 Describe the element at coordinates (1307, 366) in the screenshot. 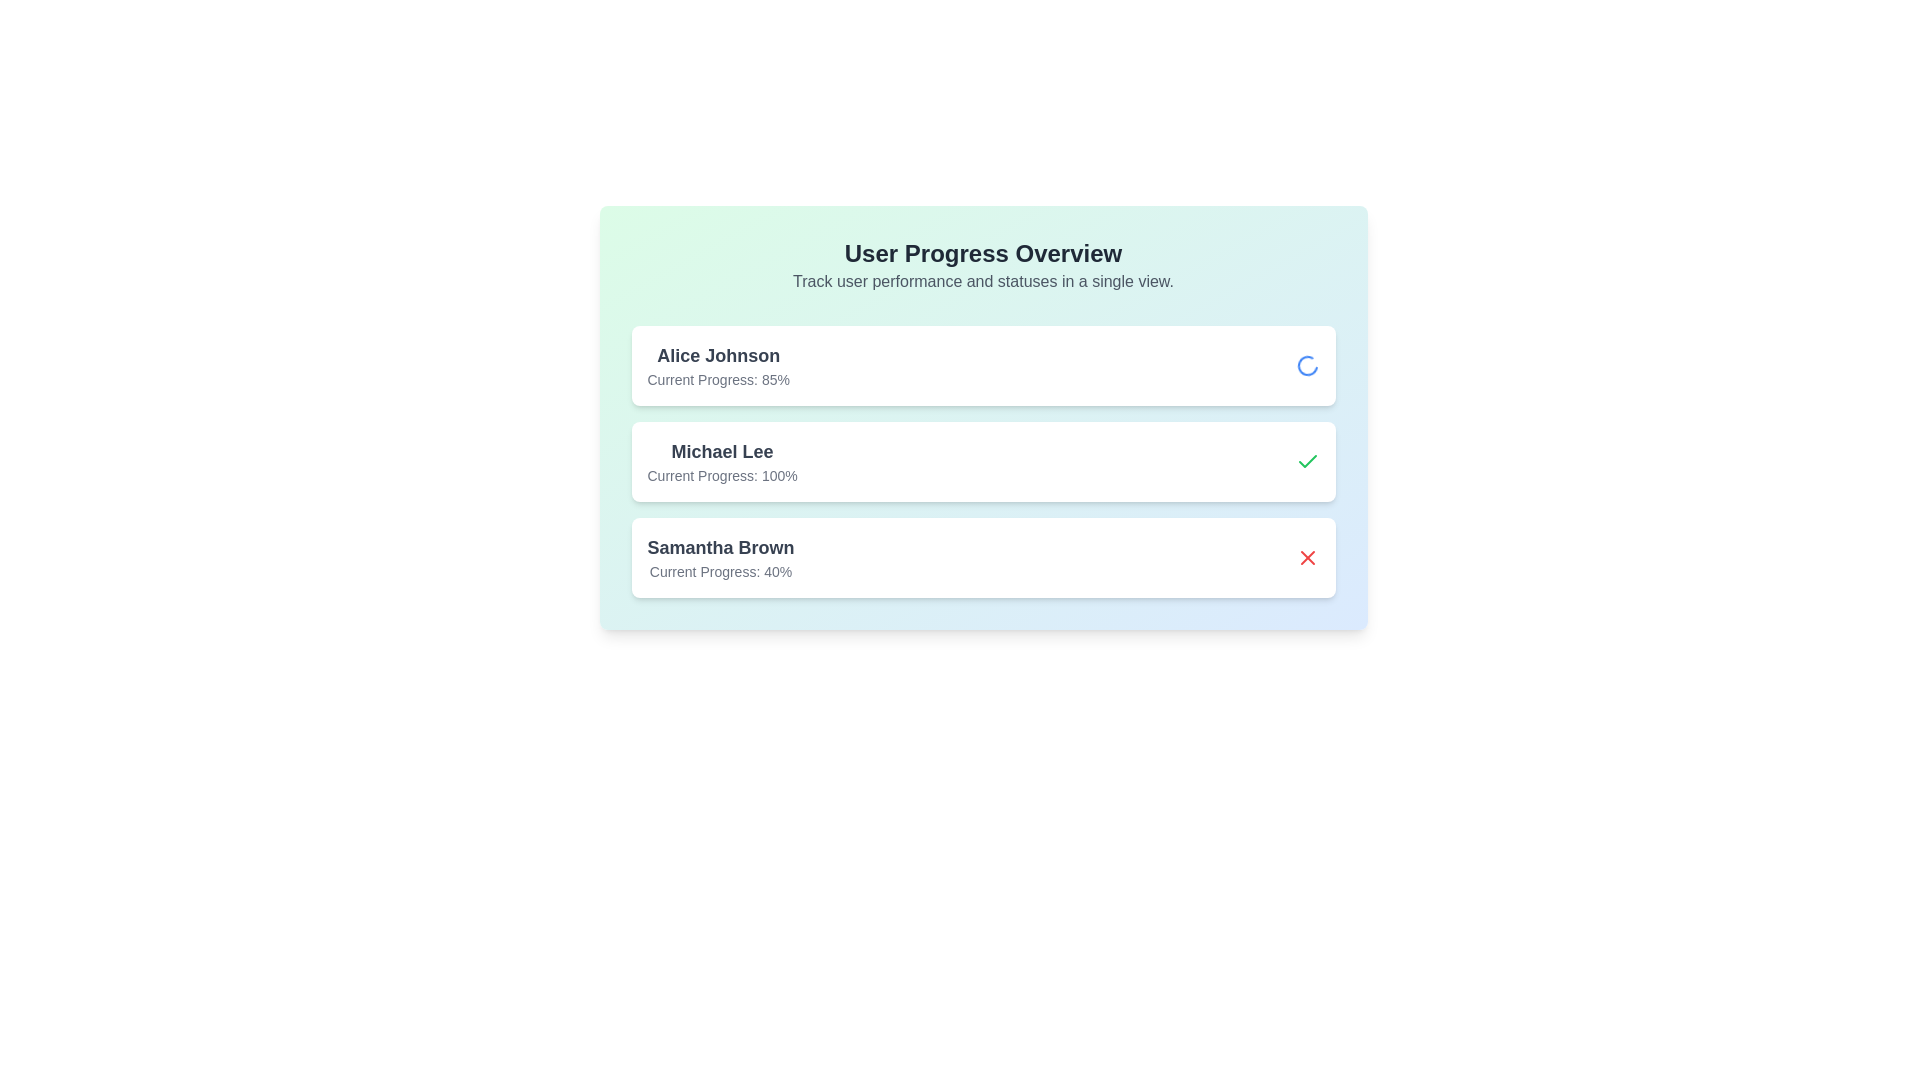

I see `the animation of the blue loading spinner indicator located in the right section of Alice Johnson's progress card, next to the 'Current Progress: 85%' text` at that location.